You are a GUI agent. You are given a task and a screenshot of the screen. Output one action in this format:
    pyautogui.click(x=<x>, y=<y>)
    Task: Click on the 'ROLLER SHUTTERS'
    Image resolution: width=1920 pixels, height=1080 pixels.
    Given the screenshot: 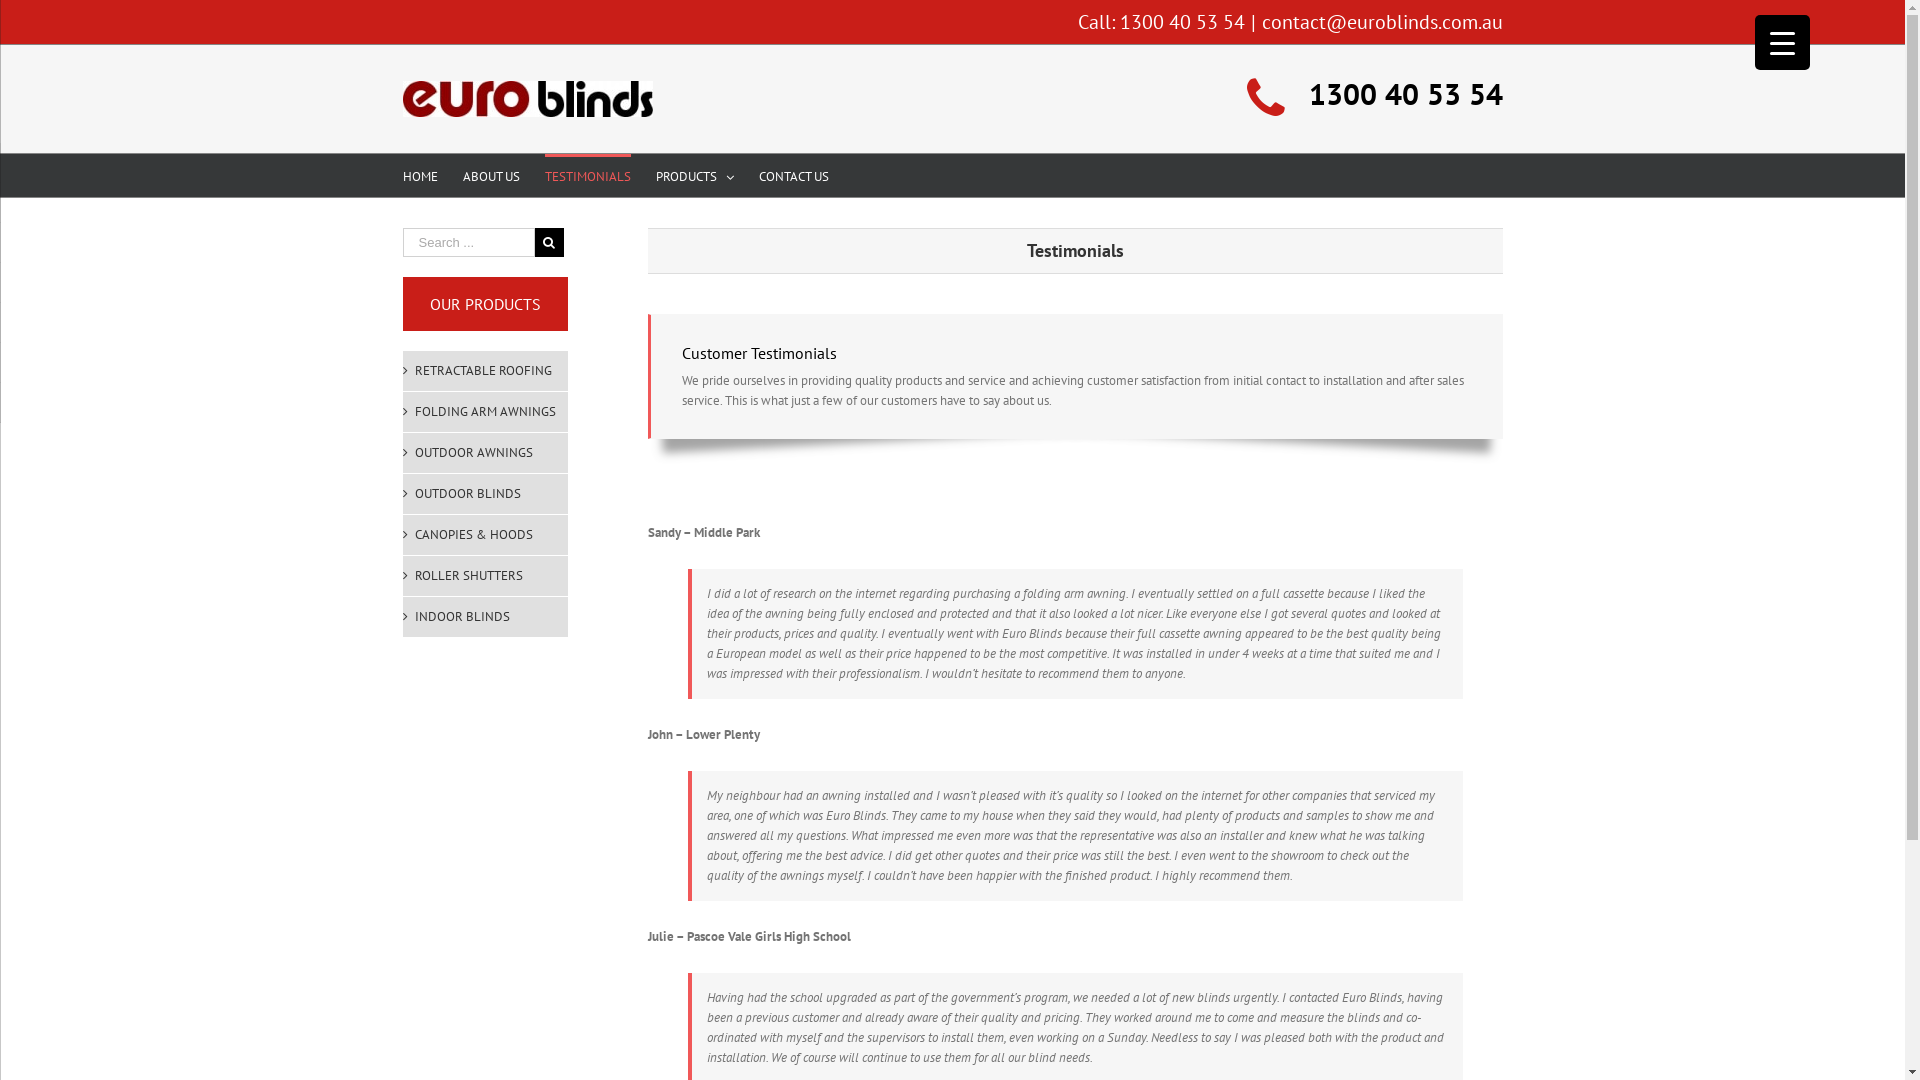 What is the action you would take?
    pyautogui.click(x=485, y=575)
    